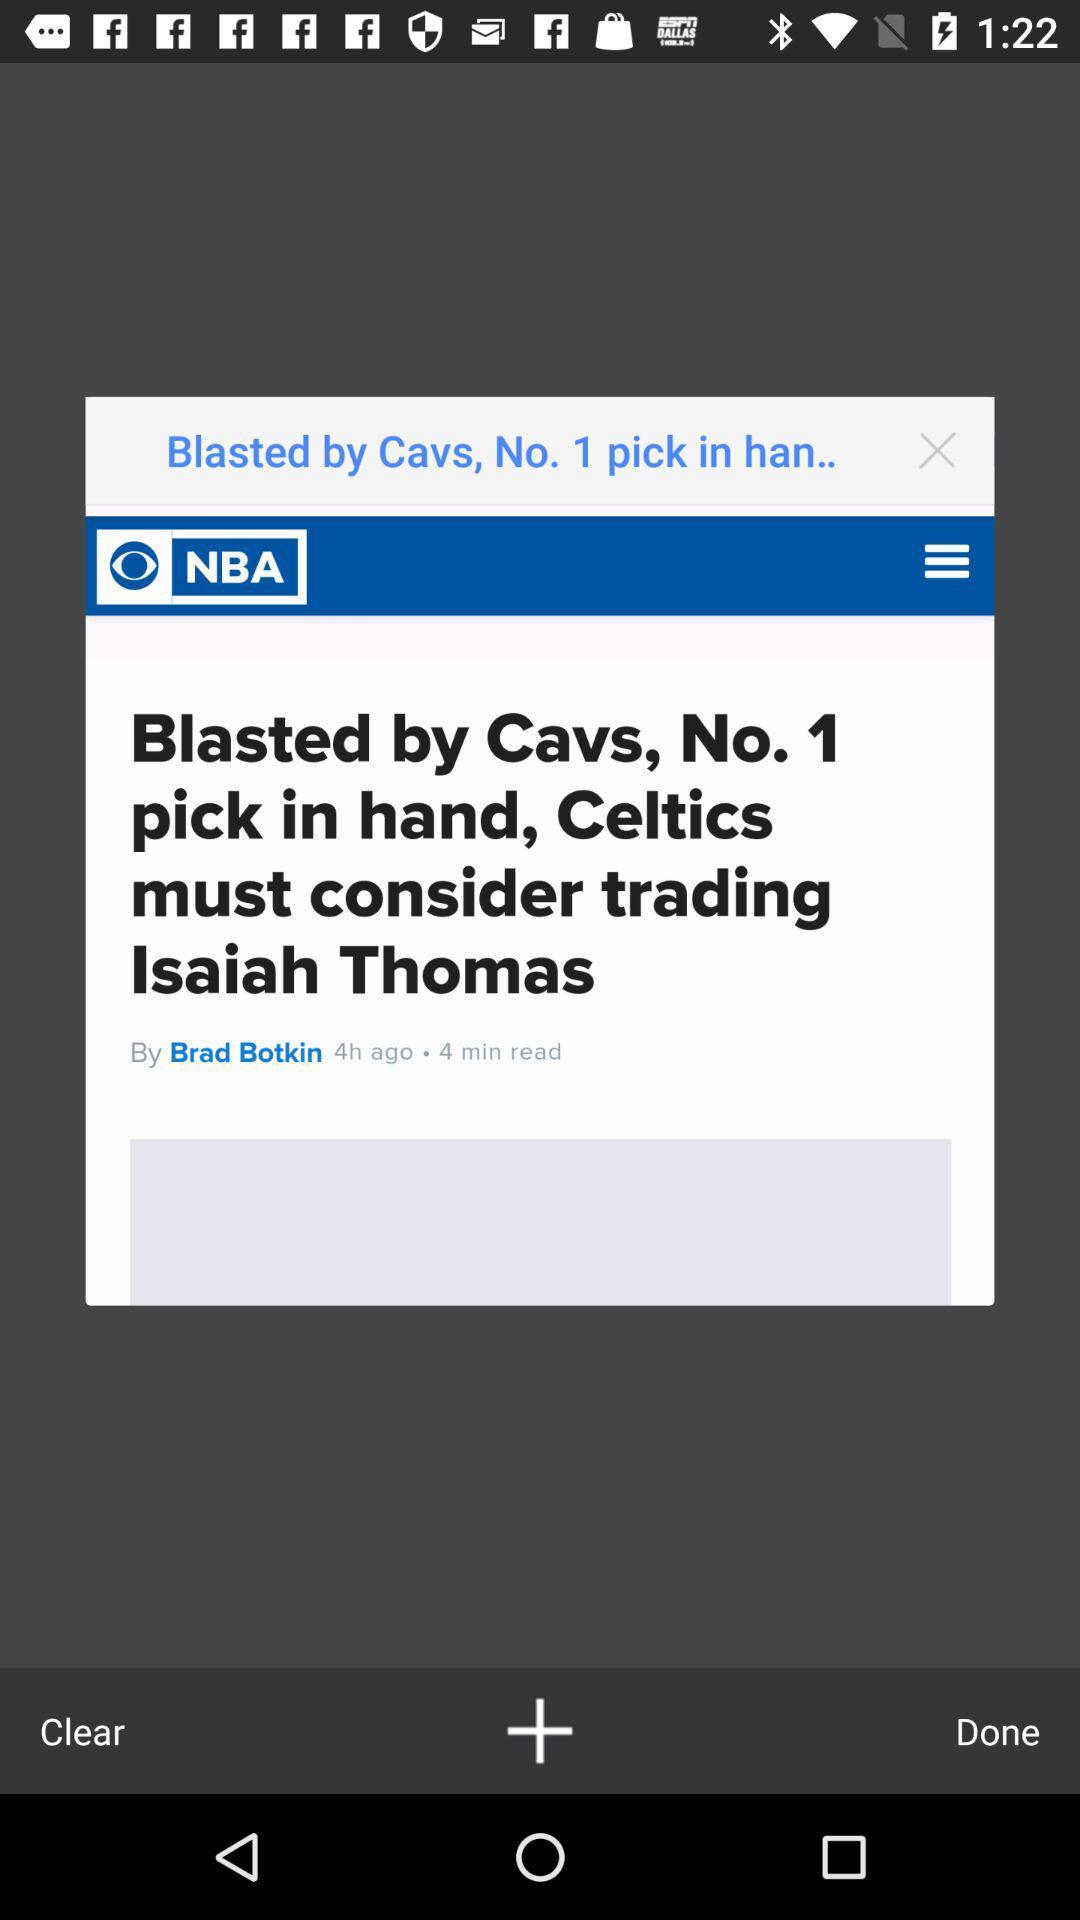  Describe the element at coordinates (540, 1851) in the screenshot. I see `the add icon` at that location.